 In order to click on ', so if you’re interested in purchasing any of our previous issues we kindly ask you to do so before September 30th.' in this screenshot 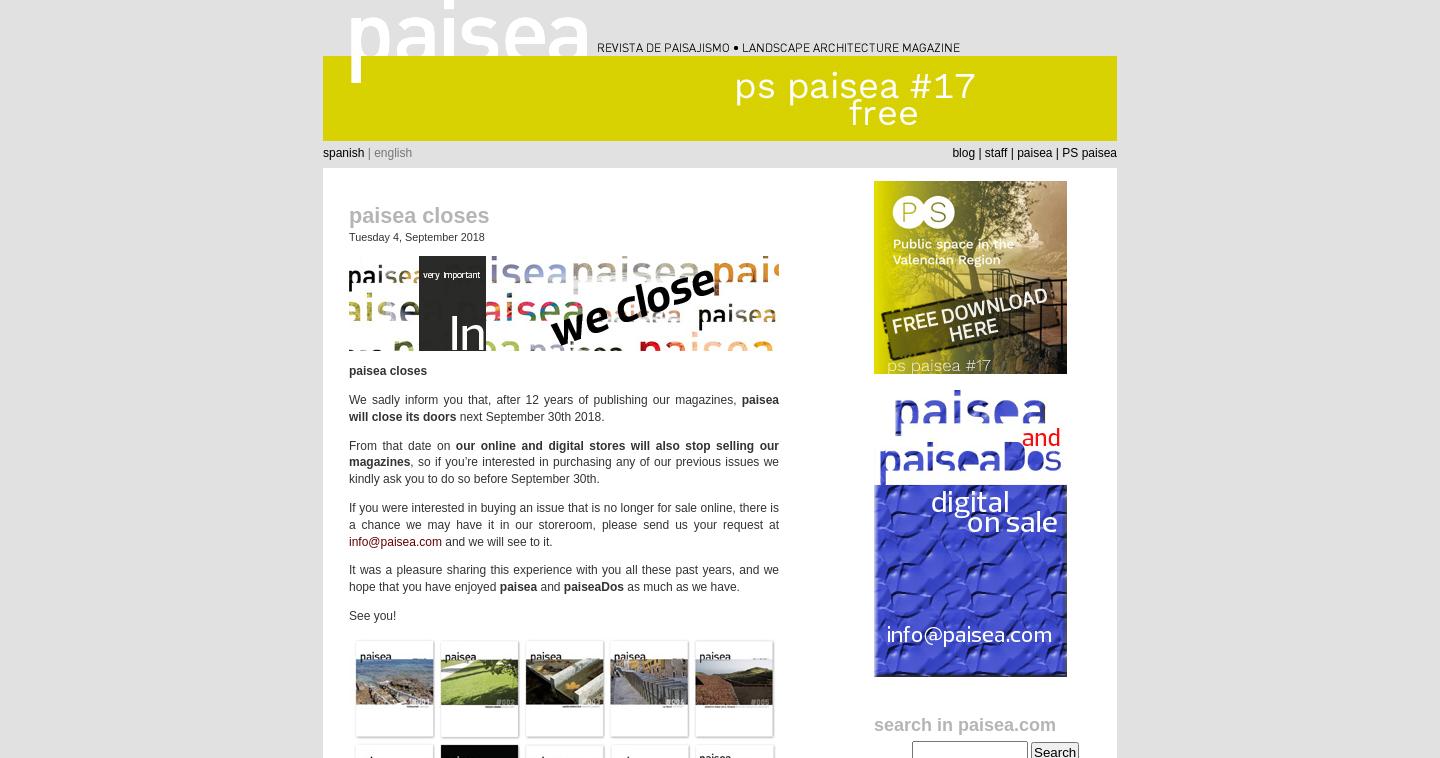, I will do `click(564, 469)`.